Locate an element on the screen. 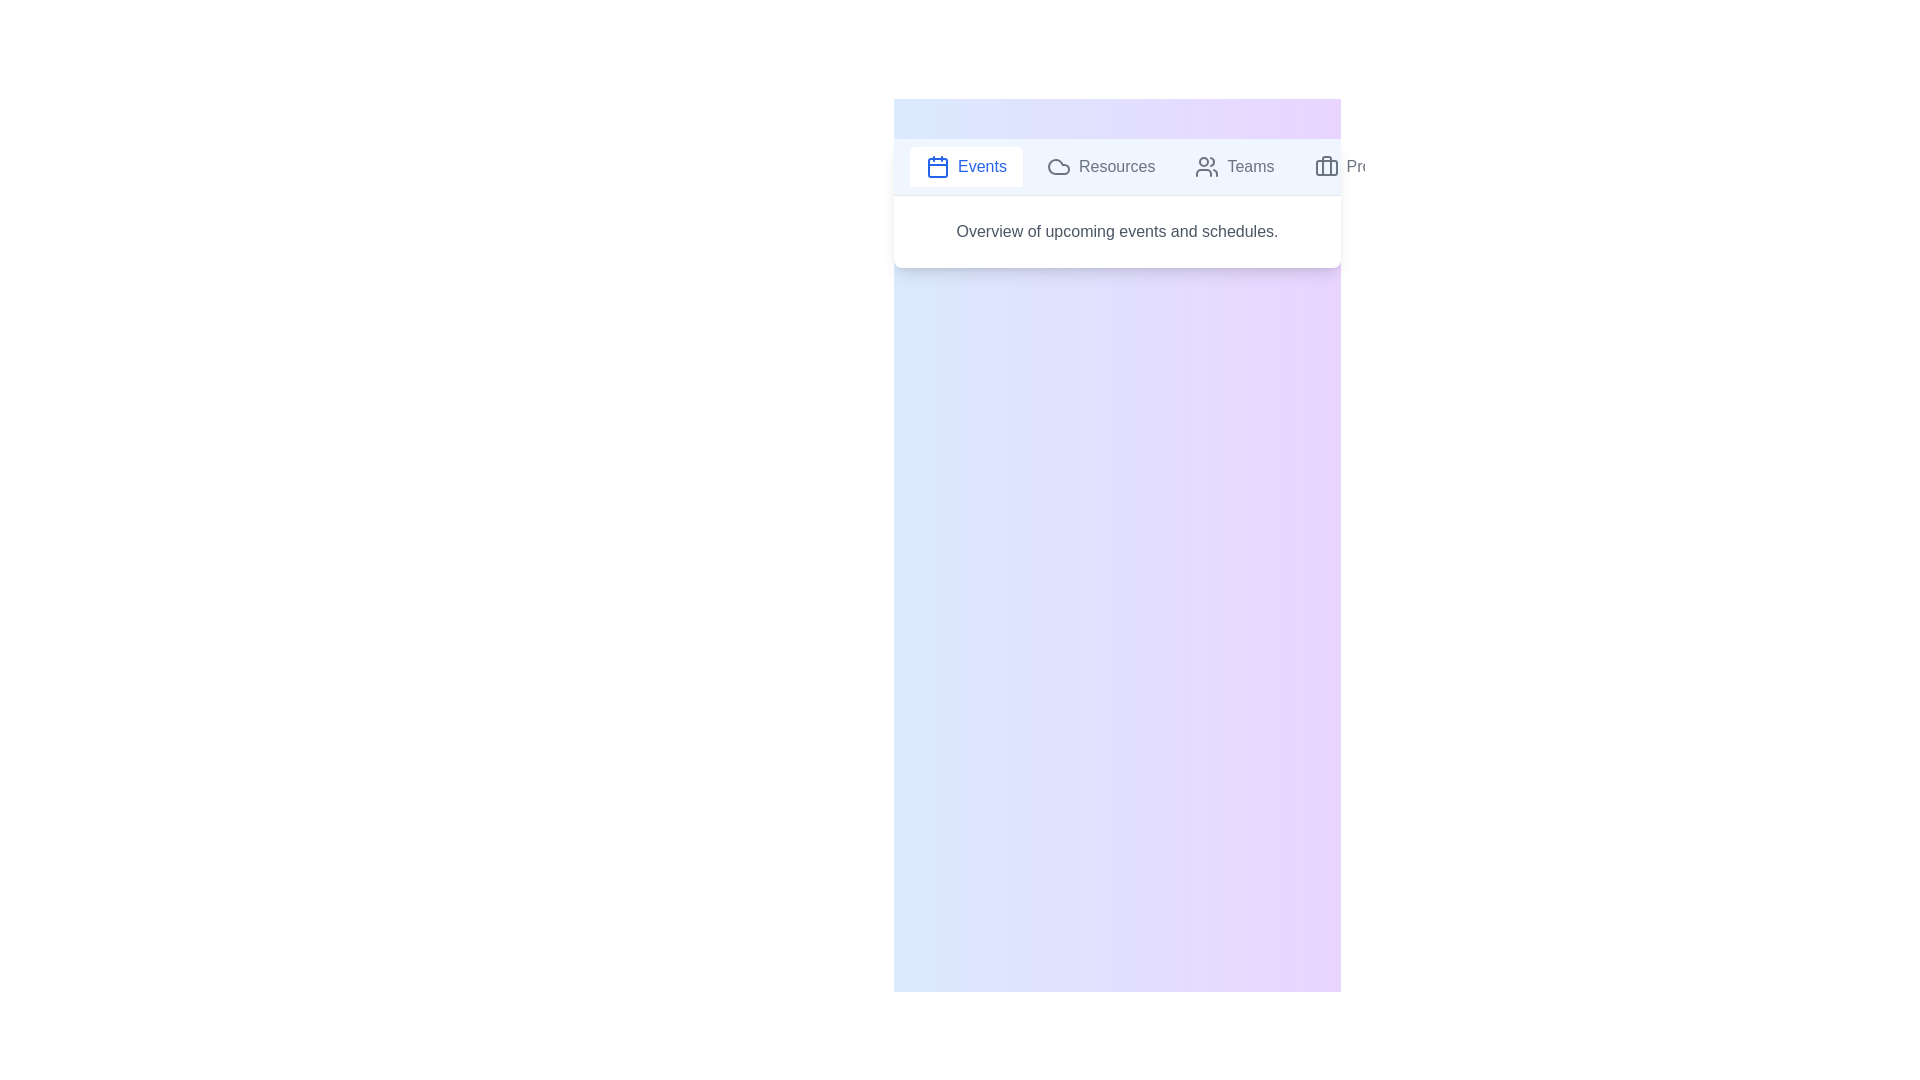 The width and height of the screenshot is (1920, 1080). the tab labeled Resources to view its content is located at coordinates (1099, 165).